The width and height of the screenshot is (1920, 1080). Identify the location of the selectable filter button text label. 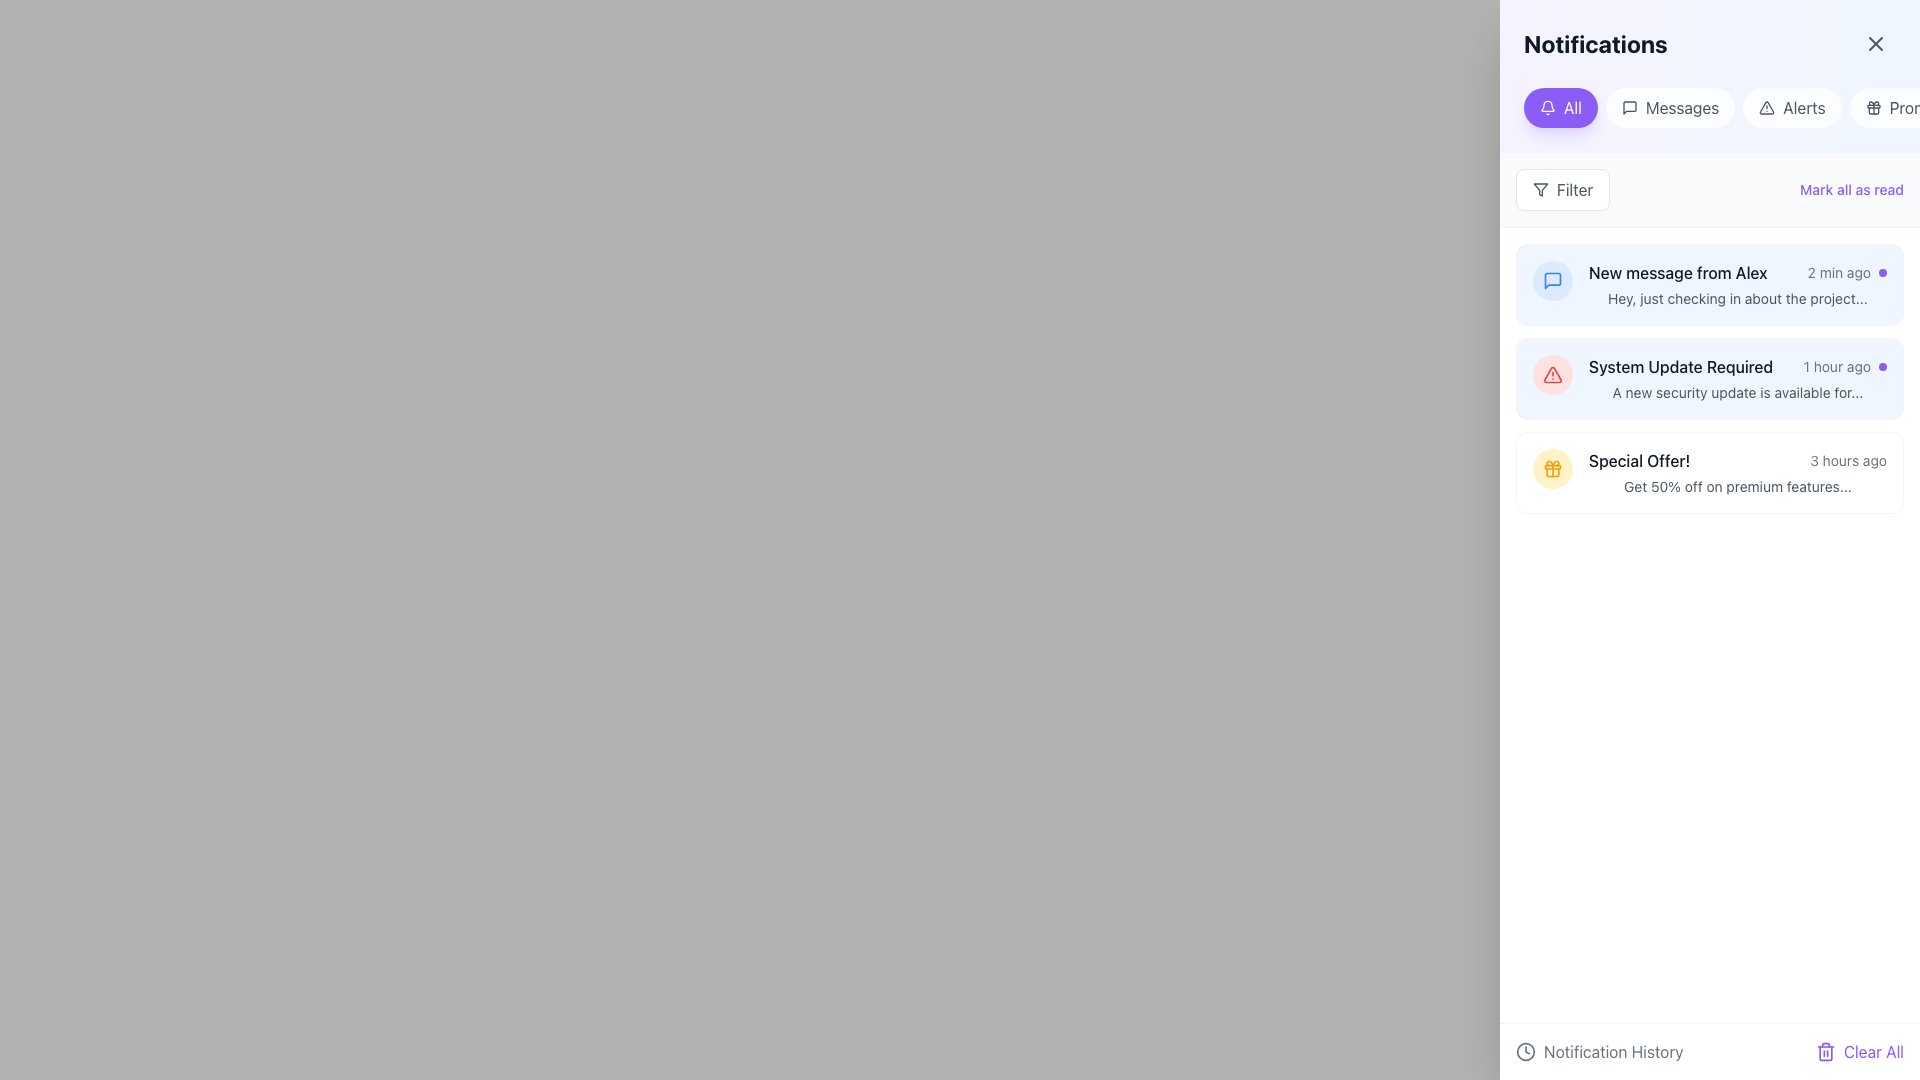
(1681, 108).